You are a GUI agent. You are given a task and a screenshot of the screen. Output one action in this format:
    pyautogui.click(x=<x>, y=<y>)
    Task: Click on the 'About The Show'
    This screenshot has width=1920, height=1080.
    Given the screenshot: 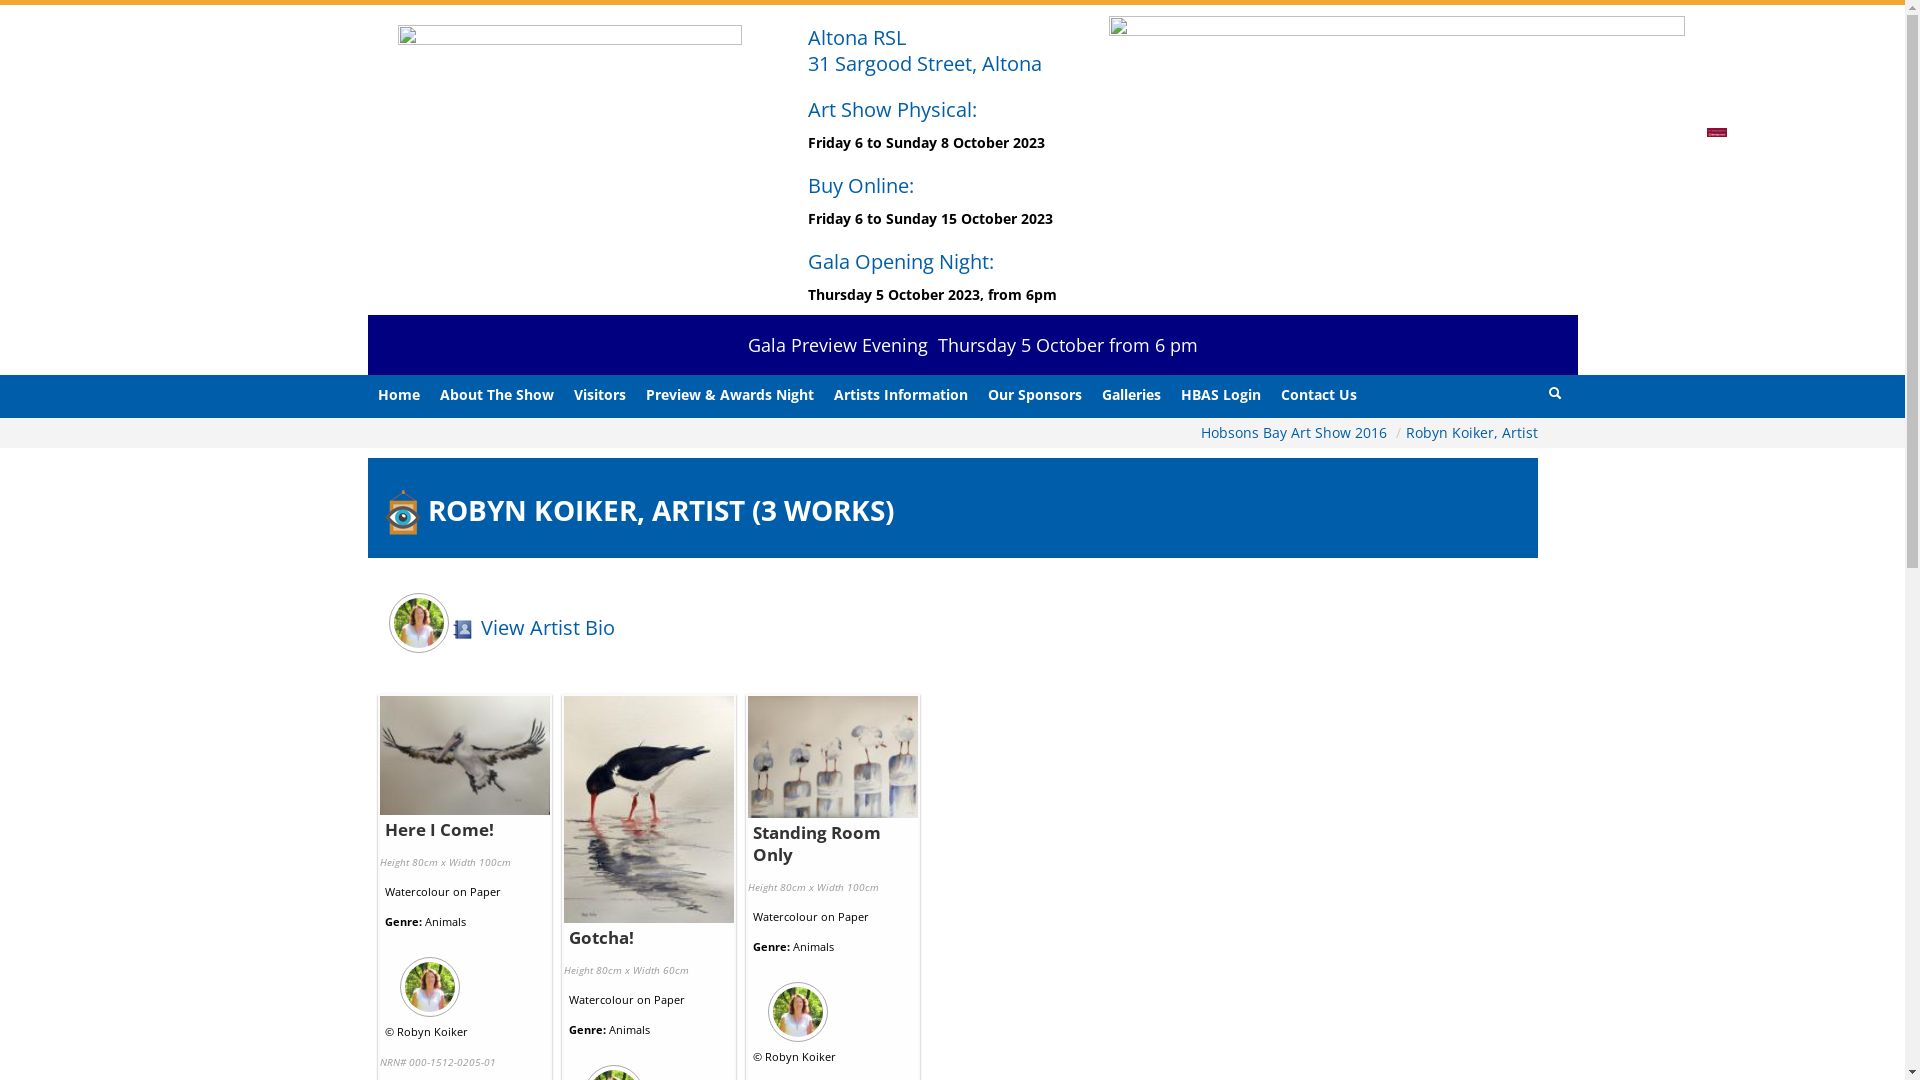 What is the action you would take?
    pyautogui.click(x=497, y=394)
    